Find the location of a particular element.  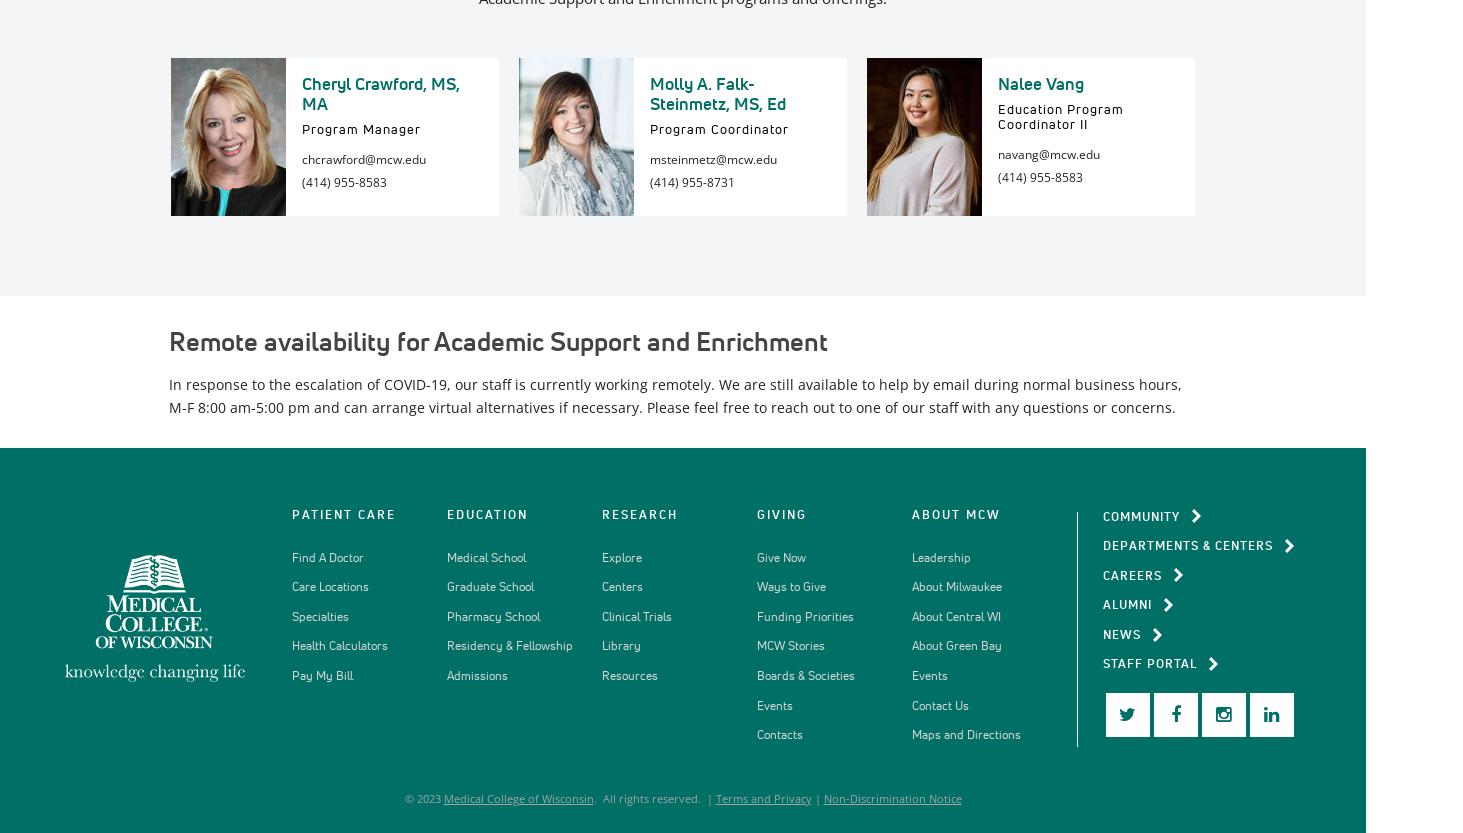

'Education Program Coordinator II' is located at coordinates (1058, 115).